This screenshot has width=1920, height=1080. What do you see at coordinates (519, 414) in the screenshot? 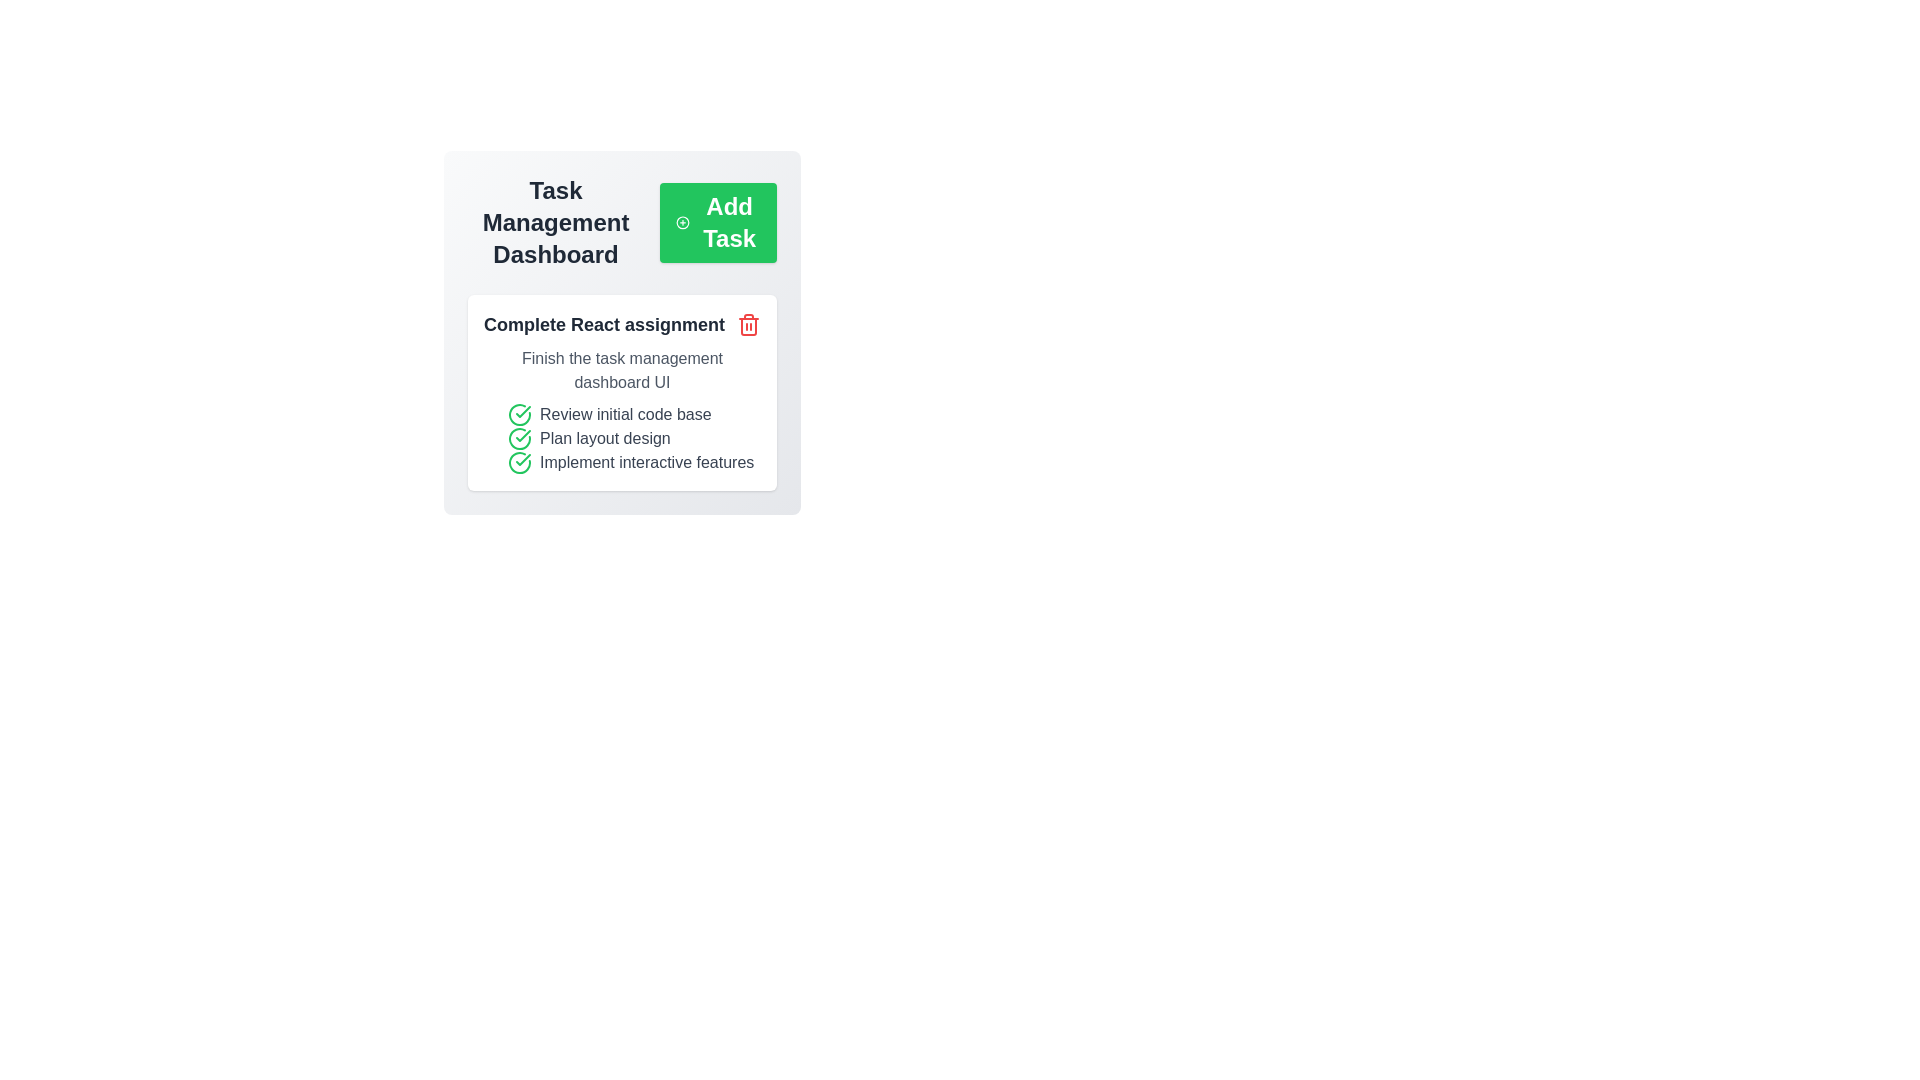
I see `the circular icon with a checkmark inside it, styled with a green outline, located to the left of the task labeled 'Review initial code base' under the heading 'Complete React assignment.'` at bounding box center [519, 414].